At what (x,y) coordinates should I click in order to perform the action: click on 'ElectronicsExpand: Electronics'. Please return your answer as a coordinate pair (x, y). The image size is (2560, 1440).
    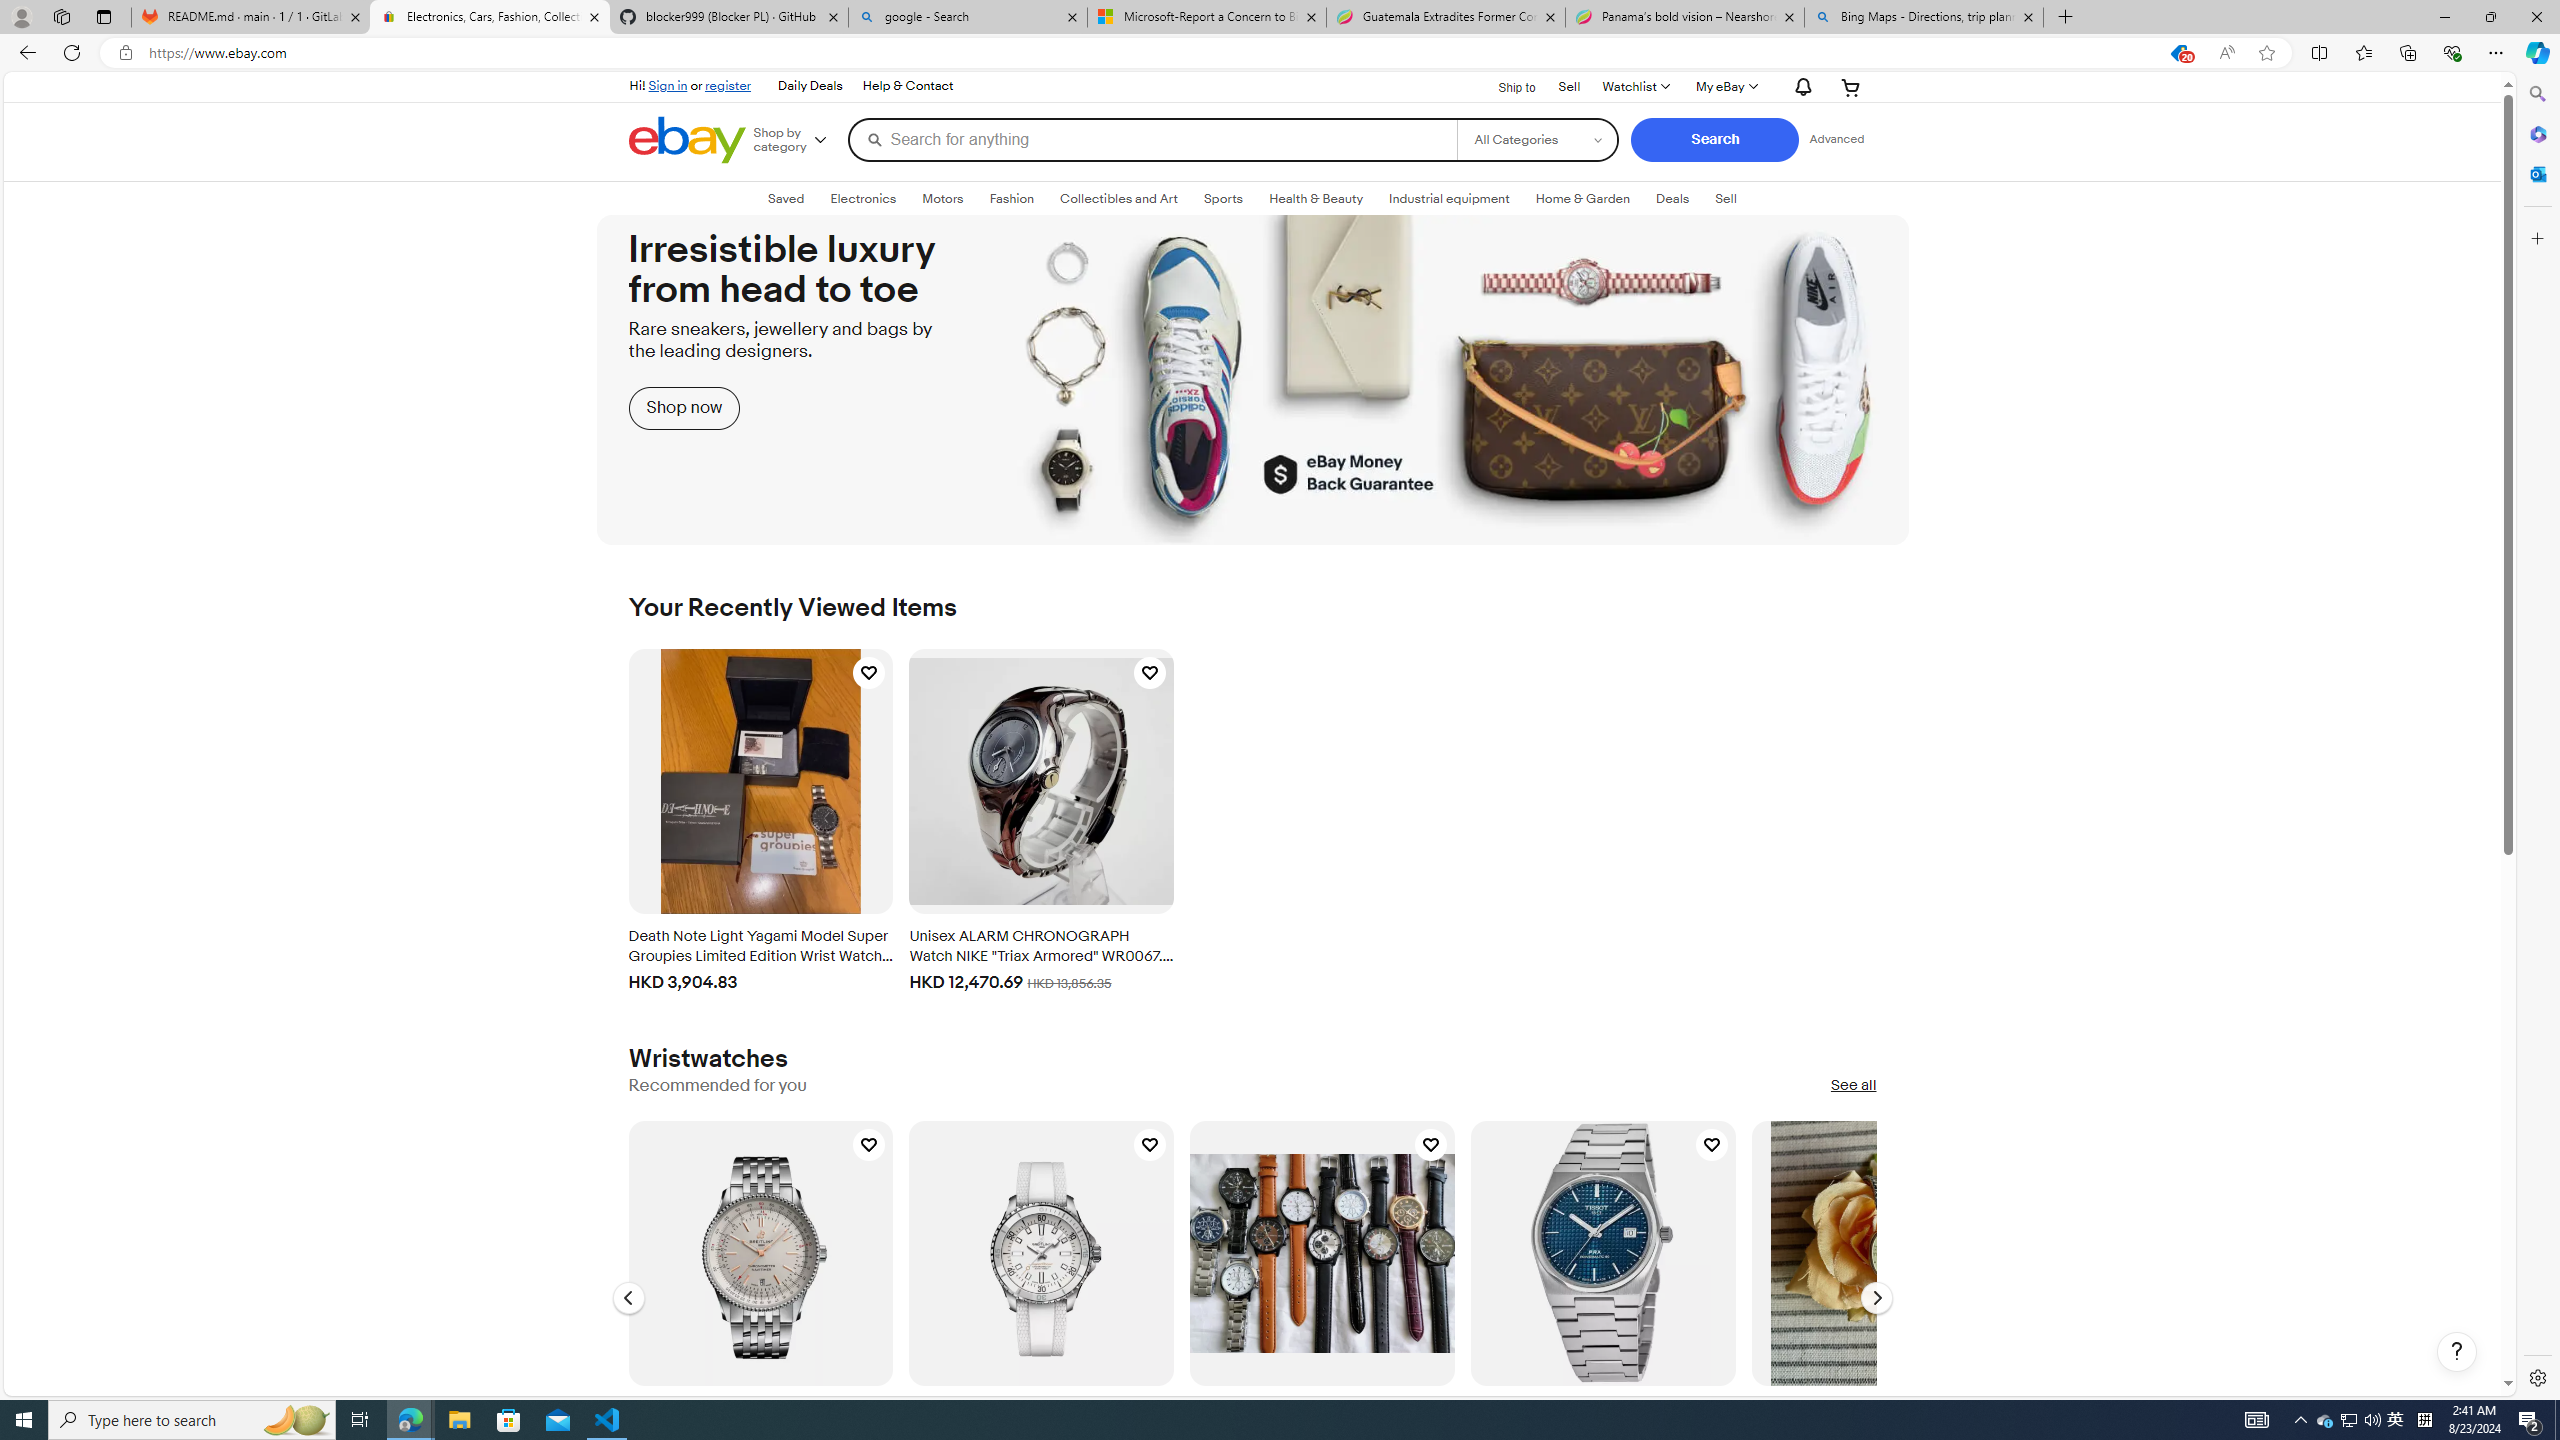
    Looking at the image, I should click on (861, 198).